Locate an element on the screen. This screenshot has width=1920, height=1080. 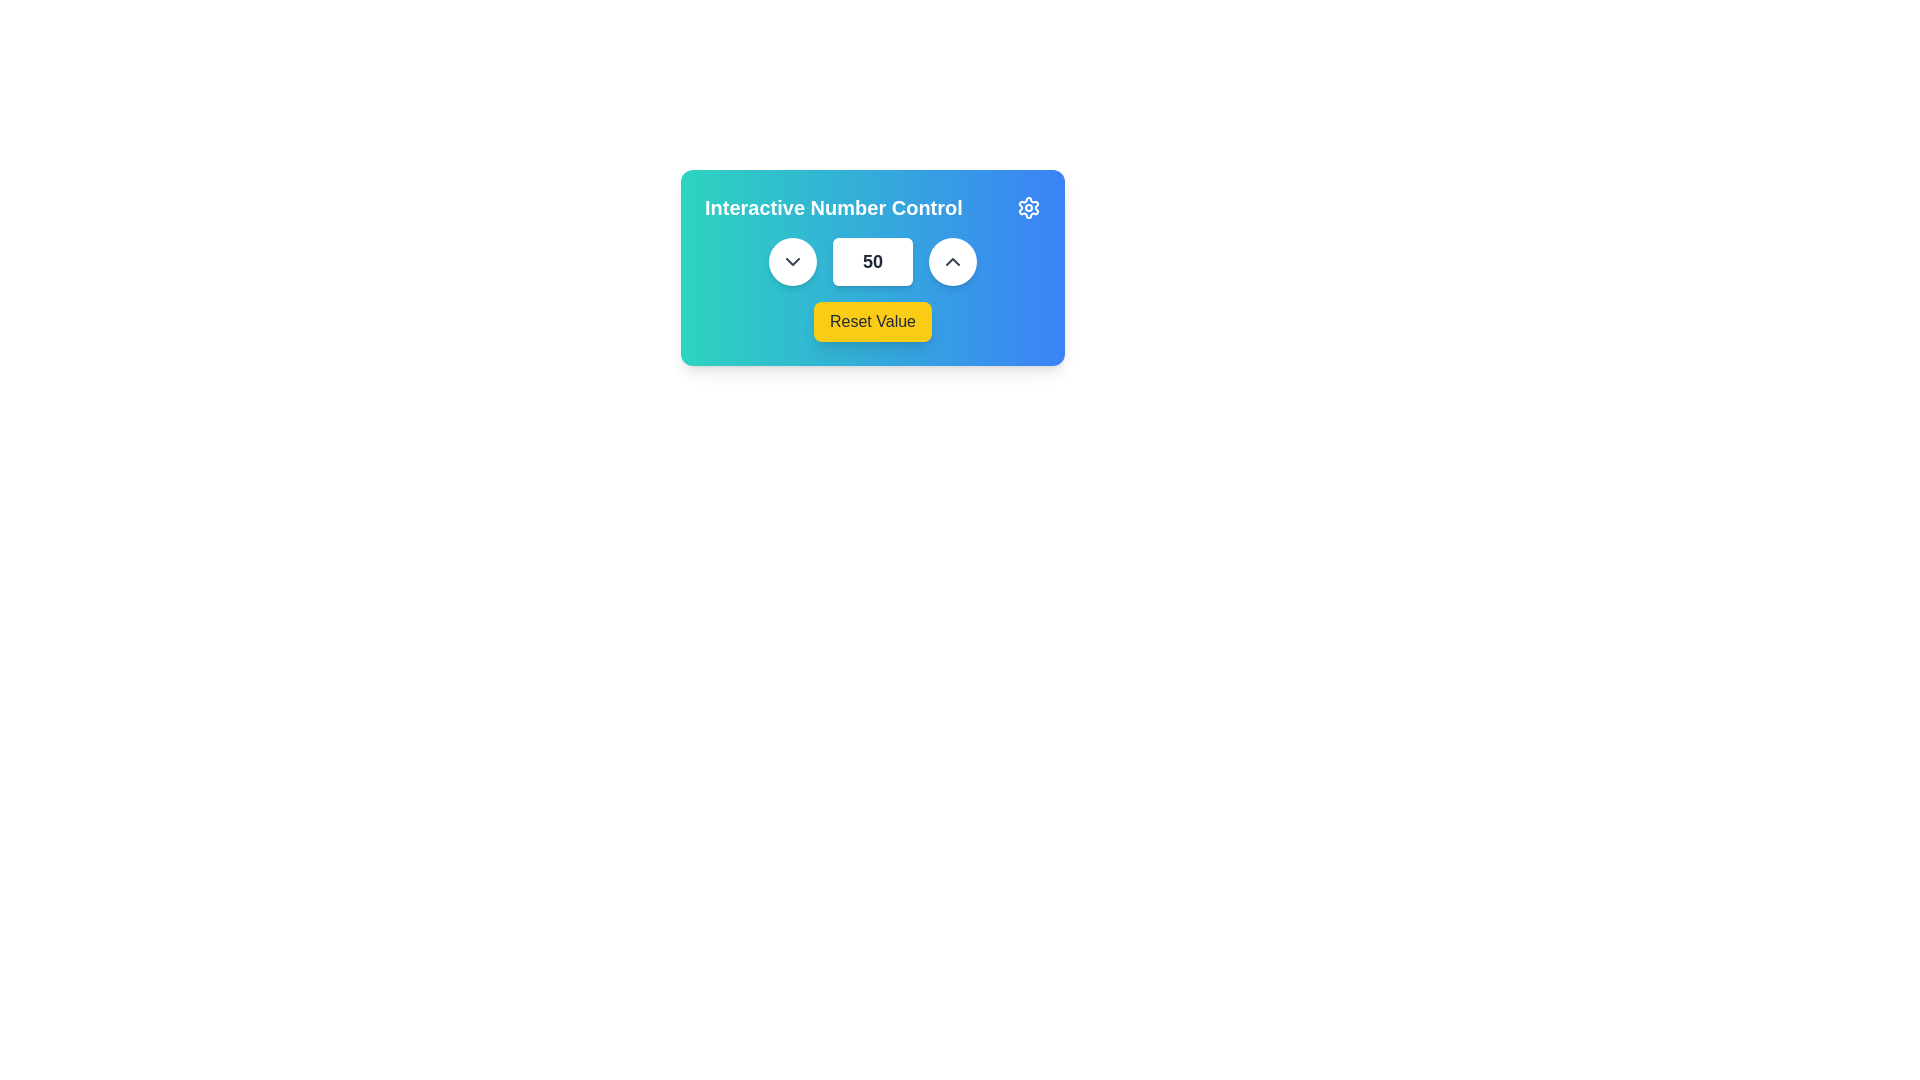
the numerical input box displaying the number '50' to focus on it for editing is located at coordinates (873, 261).